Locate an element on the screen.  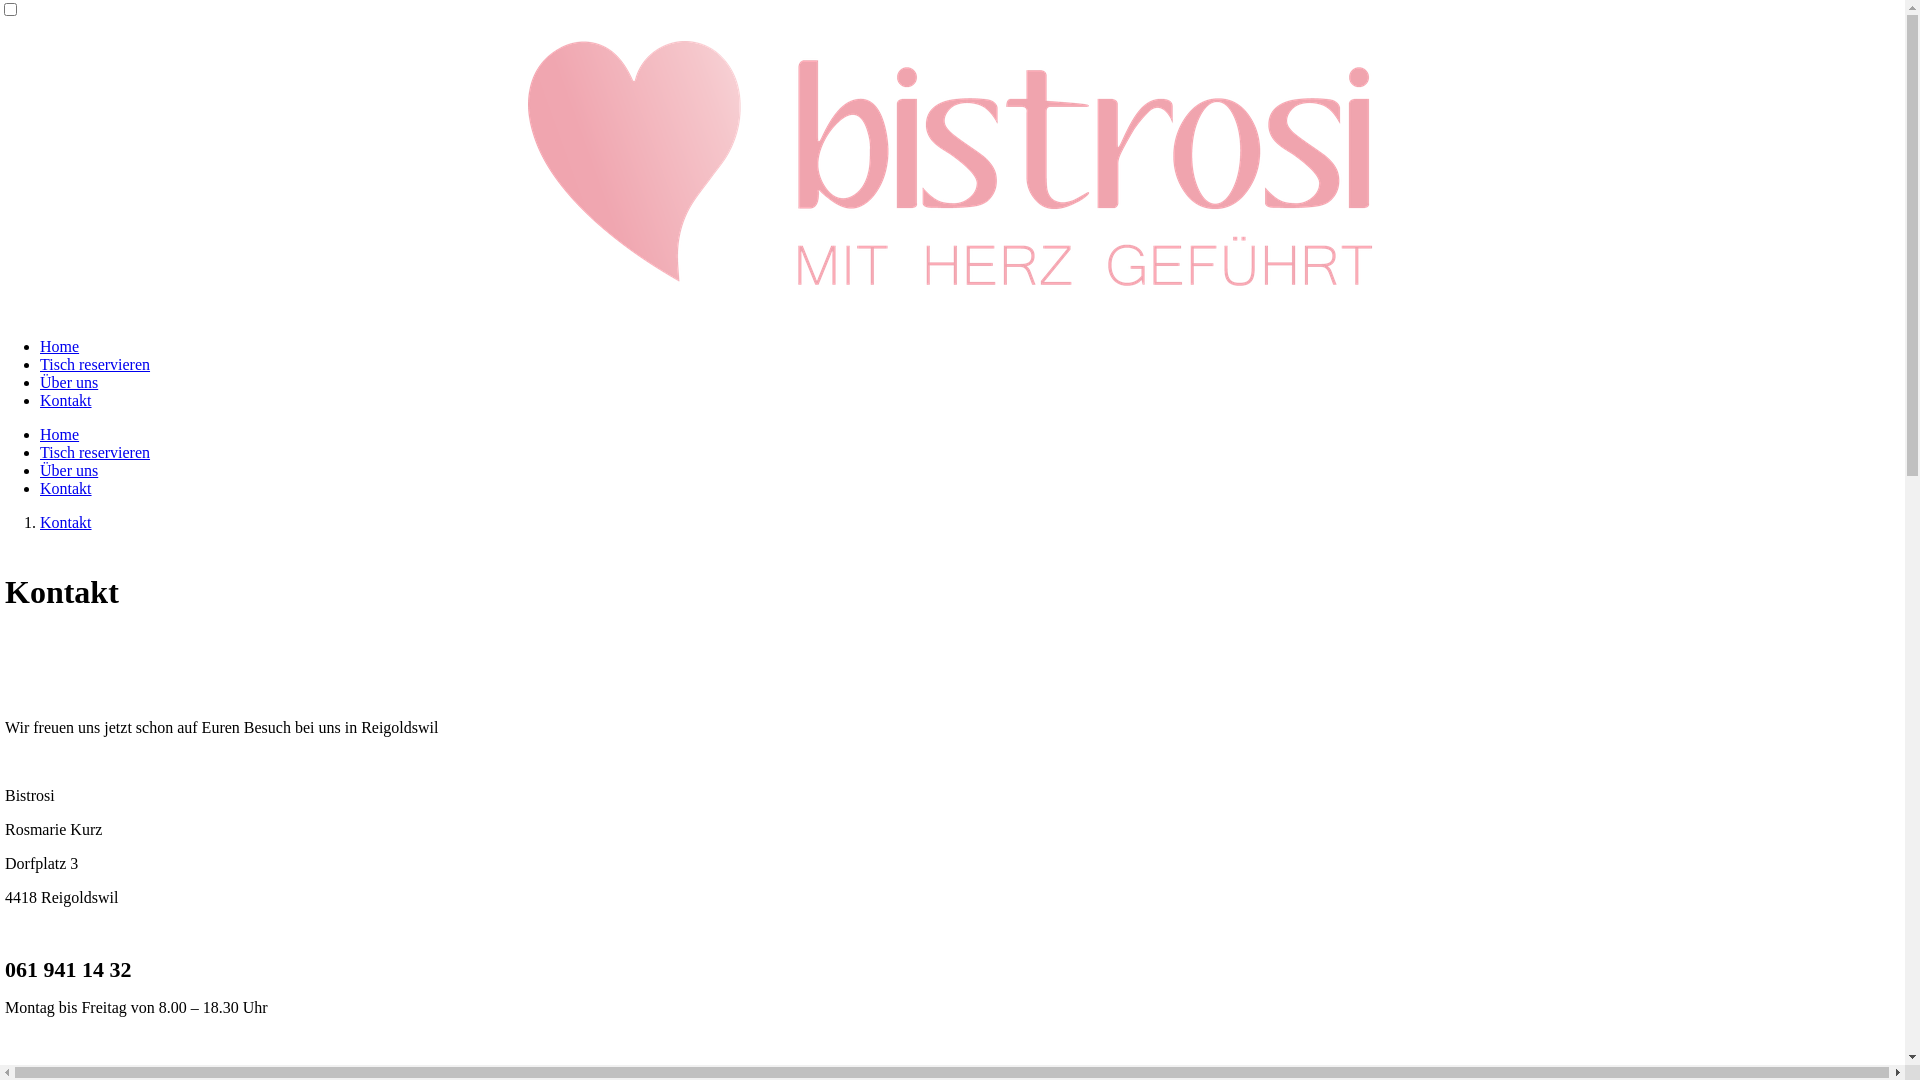
'Kontakt' is located at coordinates (39, 521).